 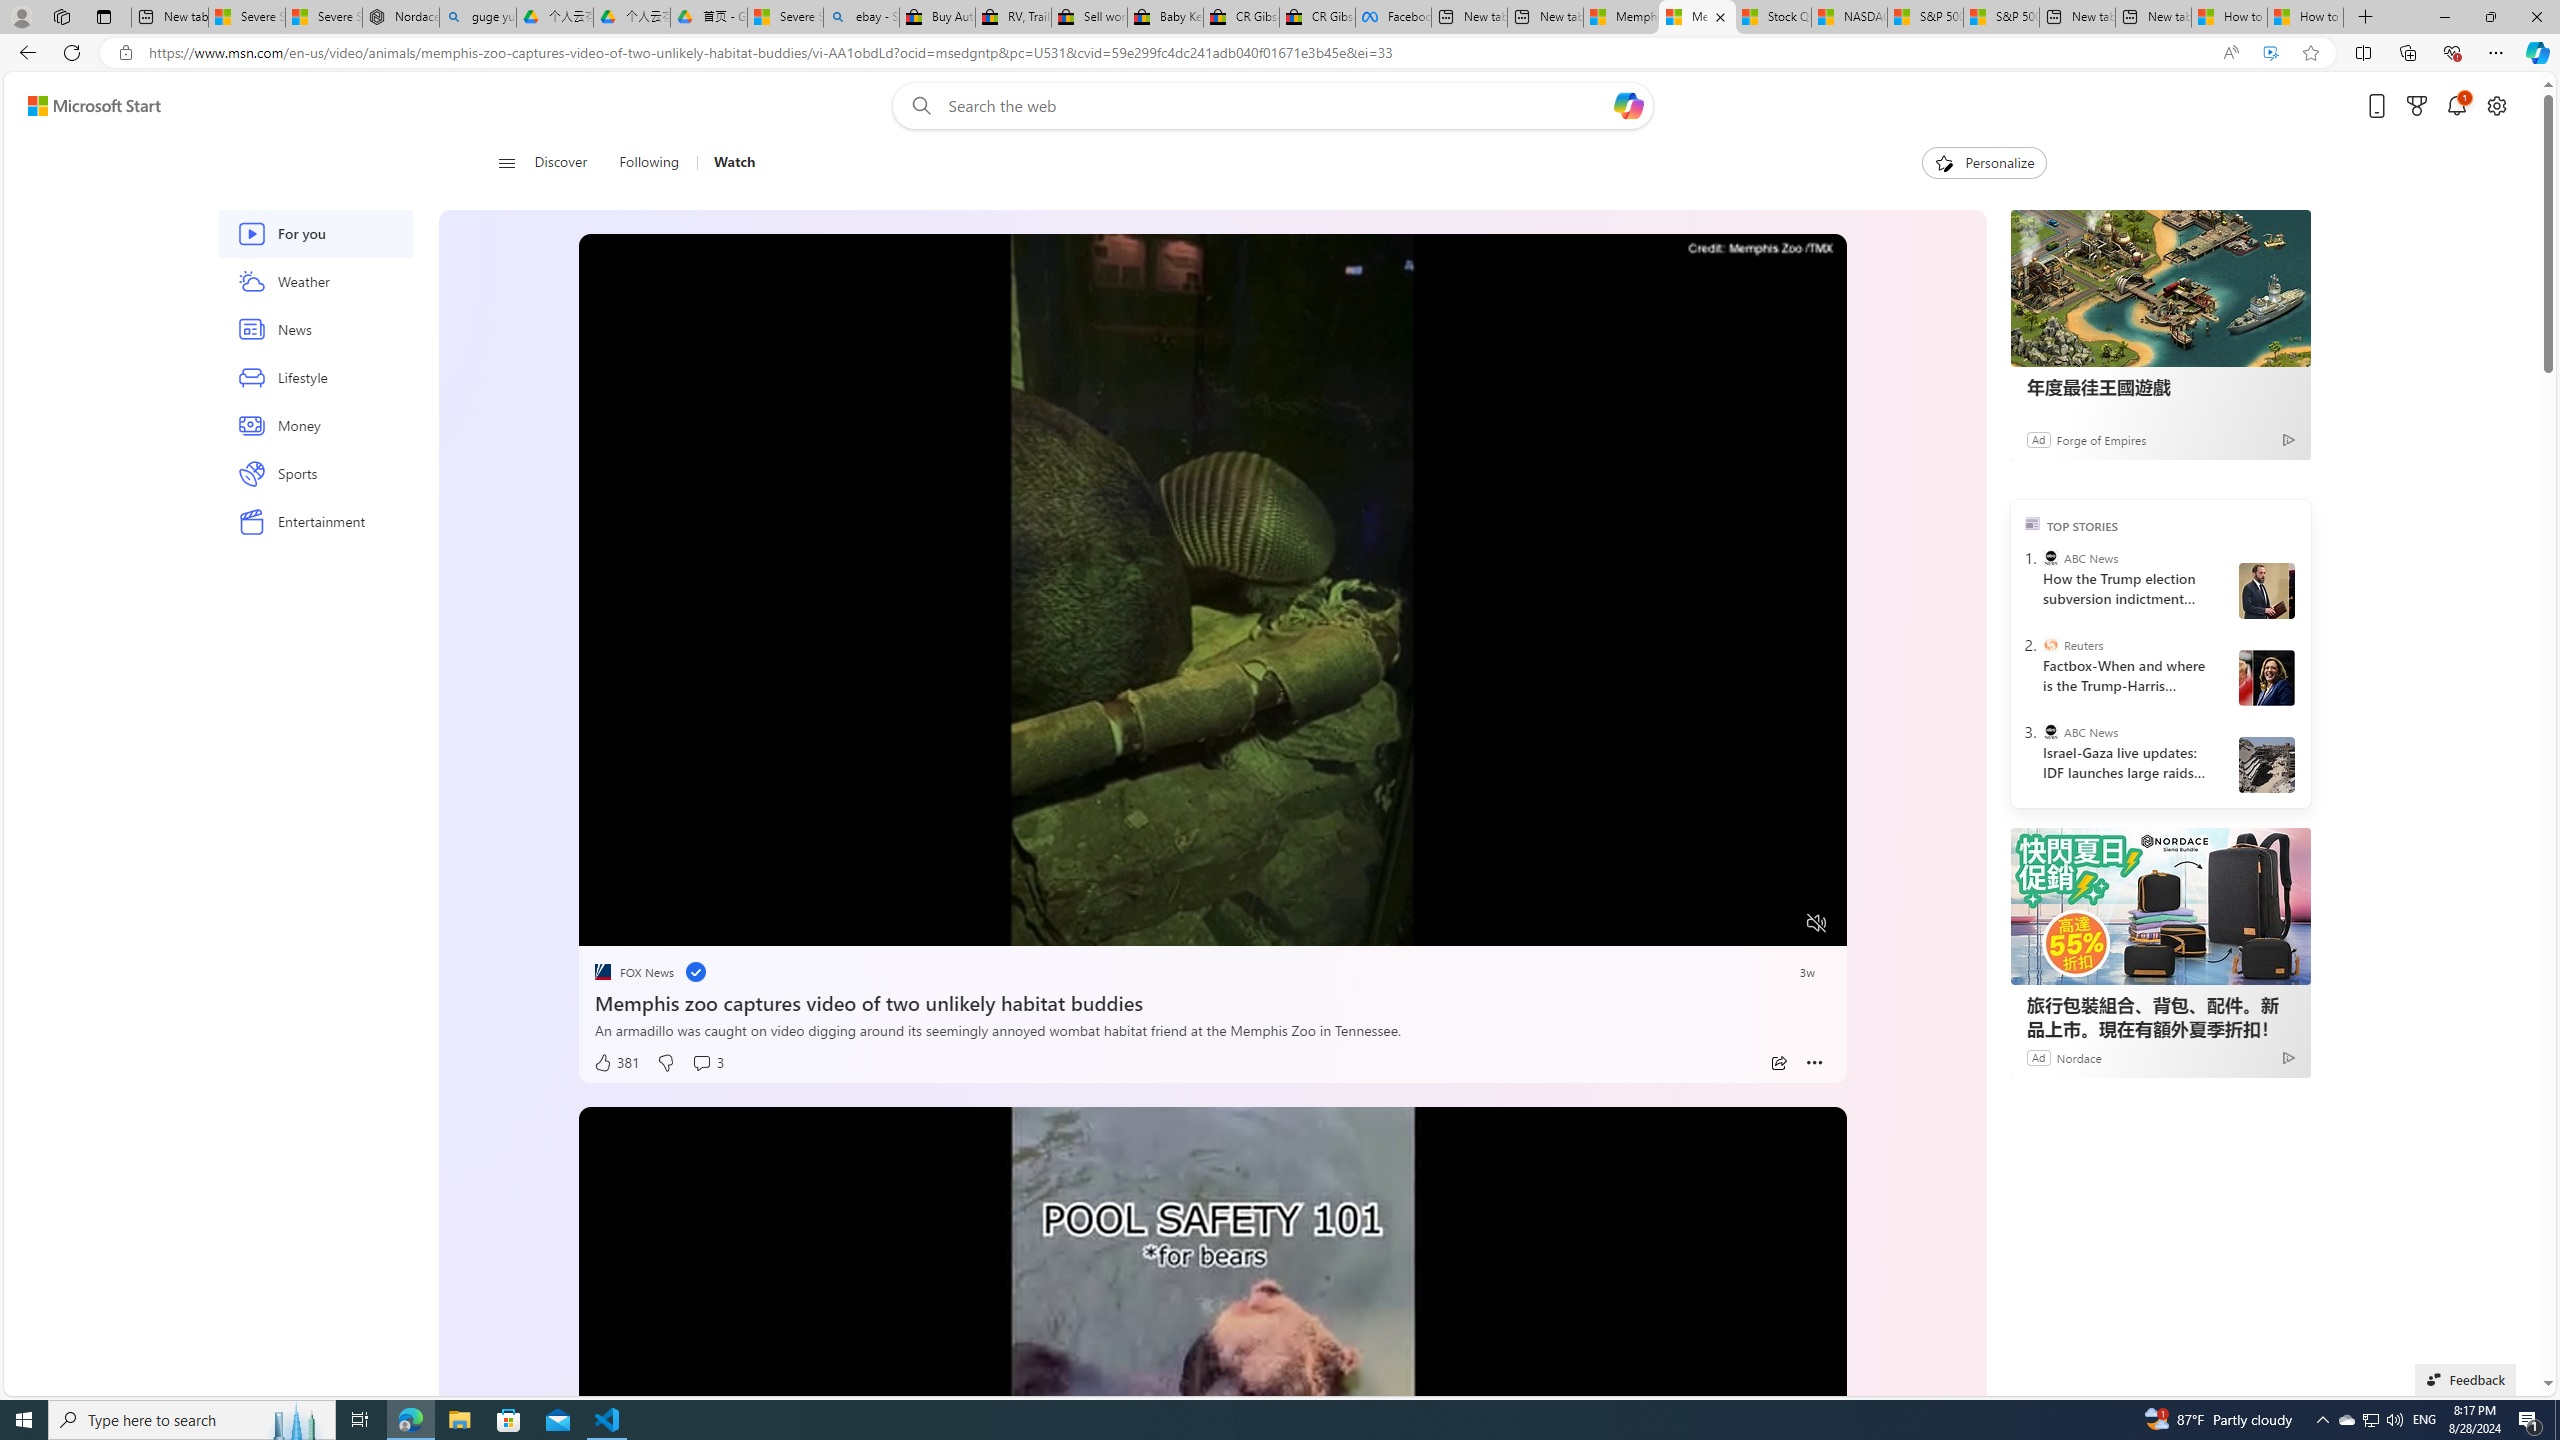 I want to click on '381 Like', so click(x=615, y=1062).